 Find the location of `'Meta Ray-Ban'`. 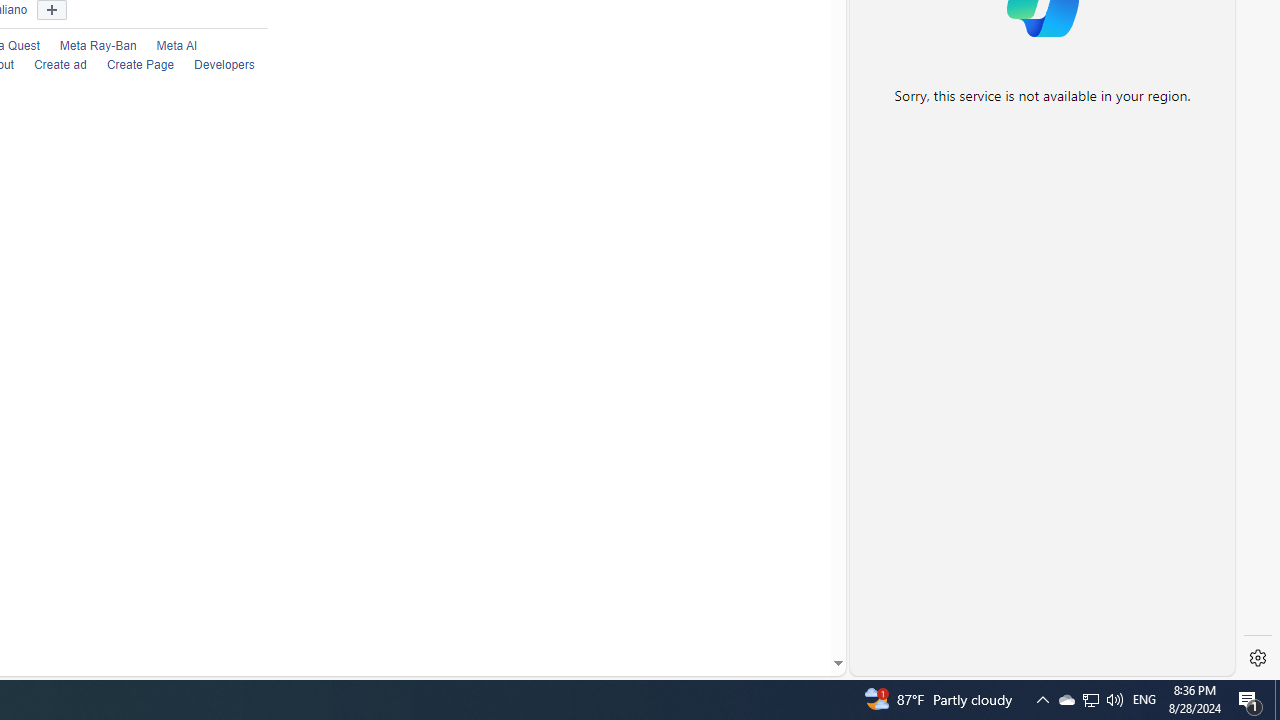

'Meta Ray-Ban' is located at coordinates (96, 45).